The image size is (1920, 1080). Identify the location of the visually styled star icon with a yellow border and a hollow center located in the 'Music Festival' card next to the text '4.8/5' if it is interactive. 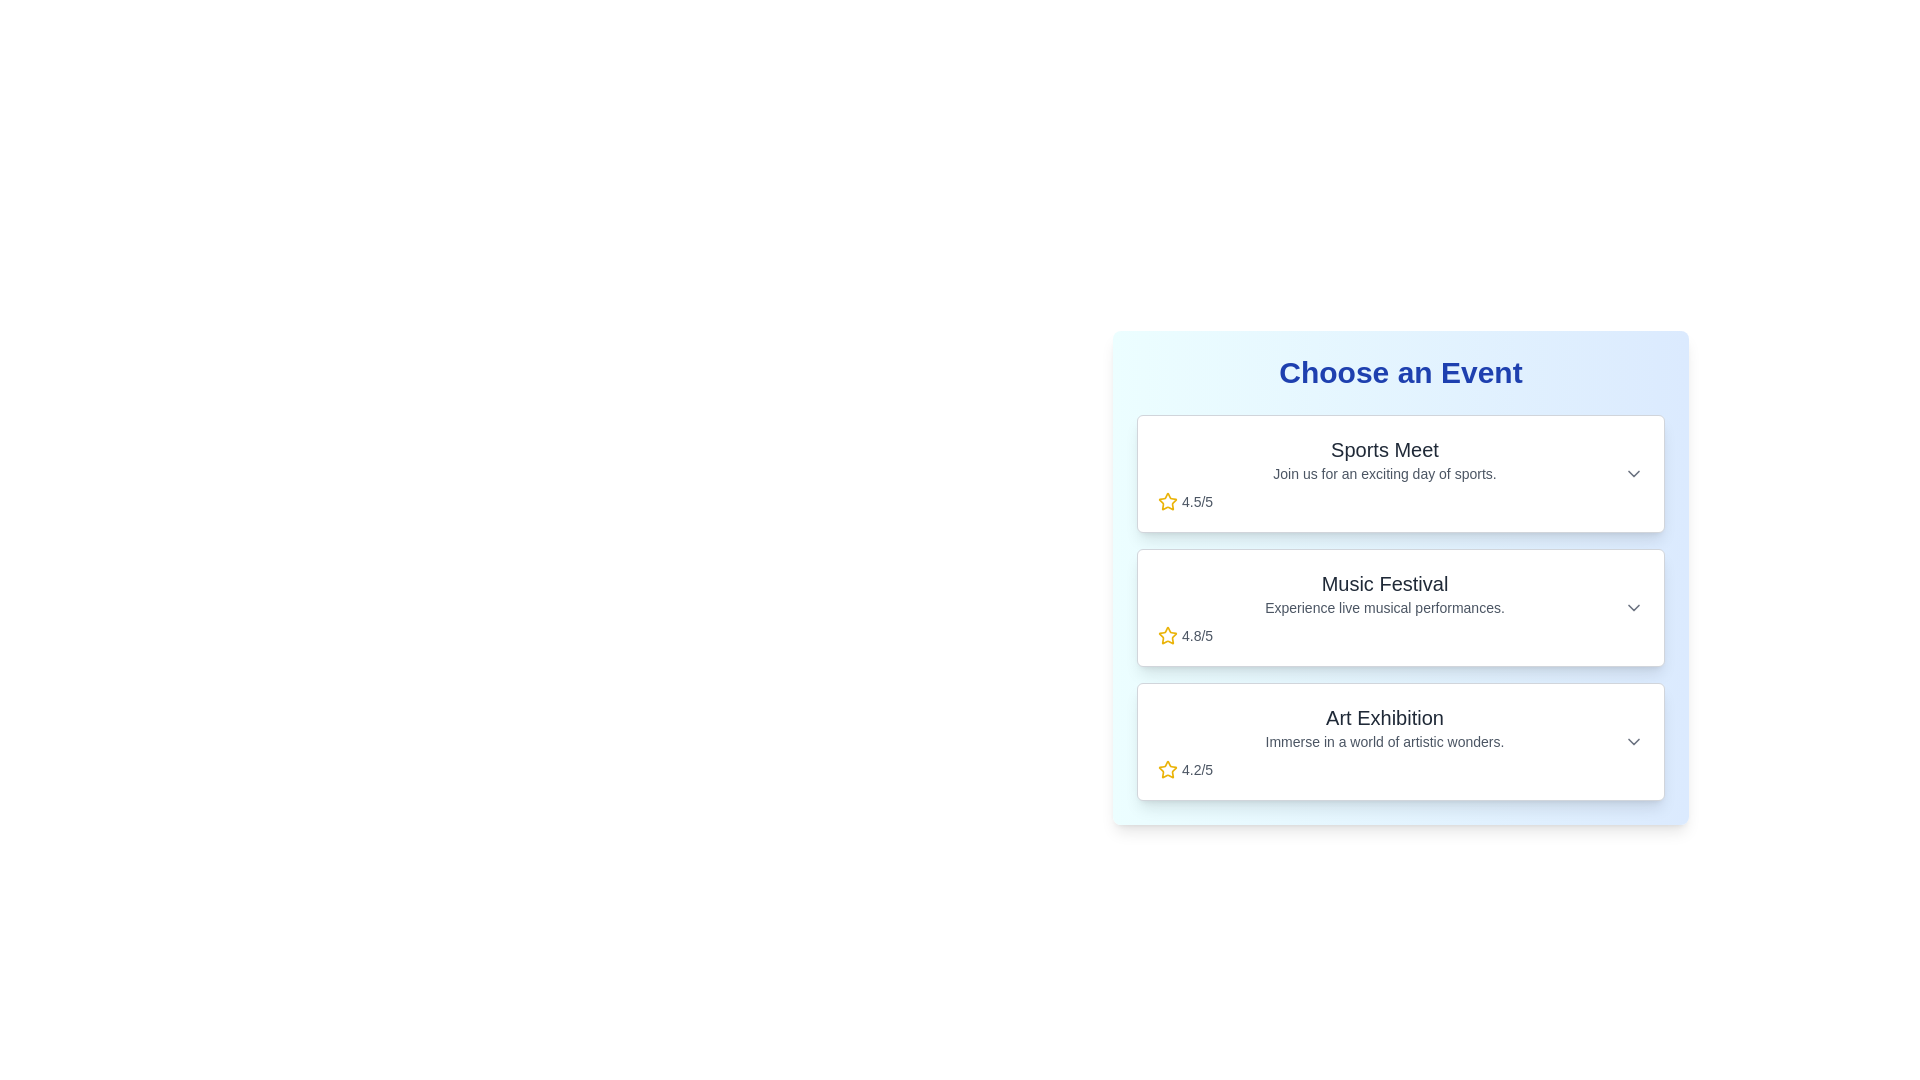
(1167, 635).